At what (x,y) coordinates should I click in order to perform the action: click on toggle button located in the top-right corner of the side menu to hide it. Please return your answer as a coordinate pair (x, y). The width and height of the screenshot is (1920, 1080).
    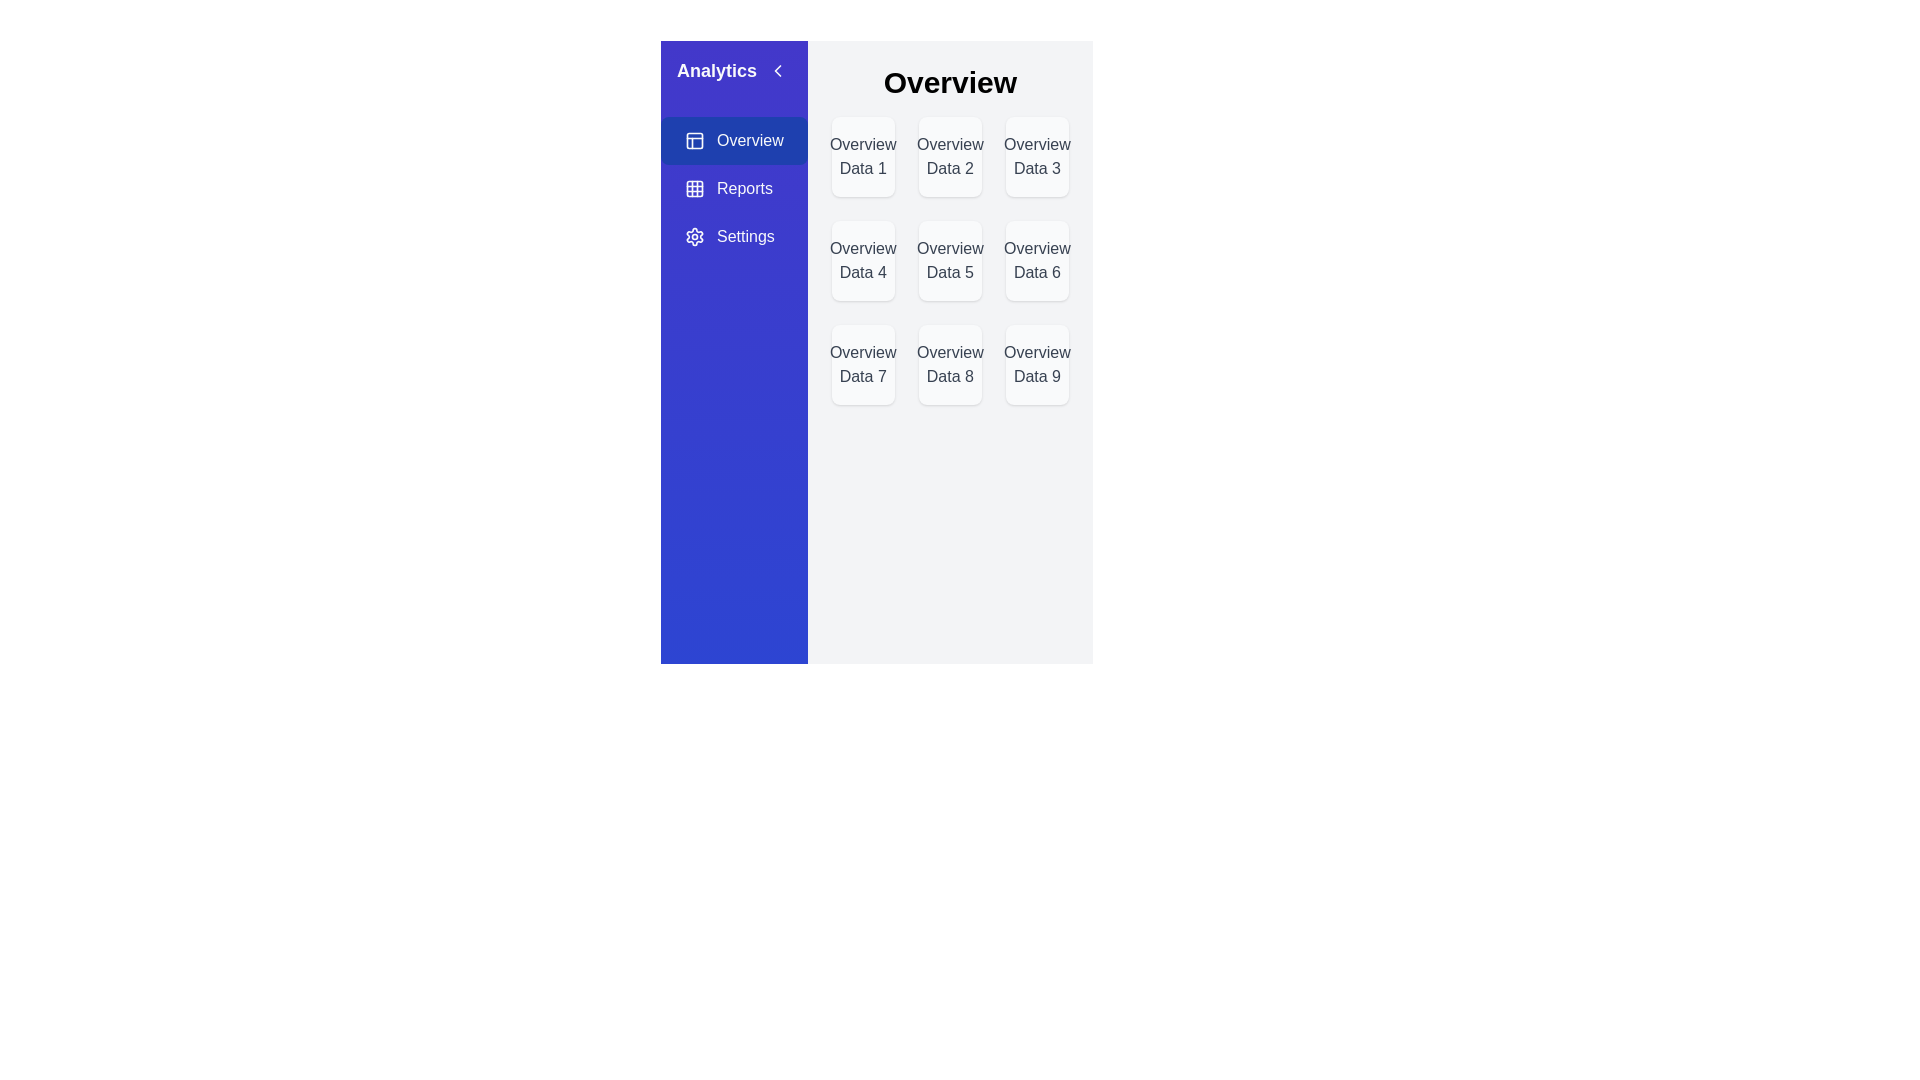
    Looking at the image, I should click on (776, 69).